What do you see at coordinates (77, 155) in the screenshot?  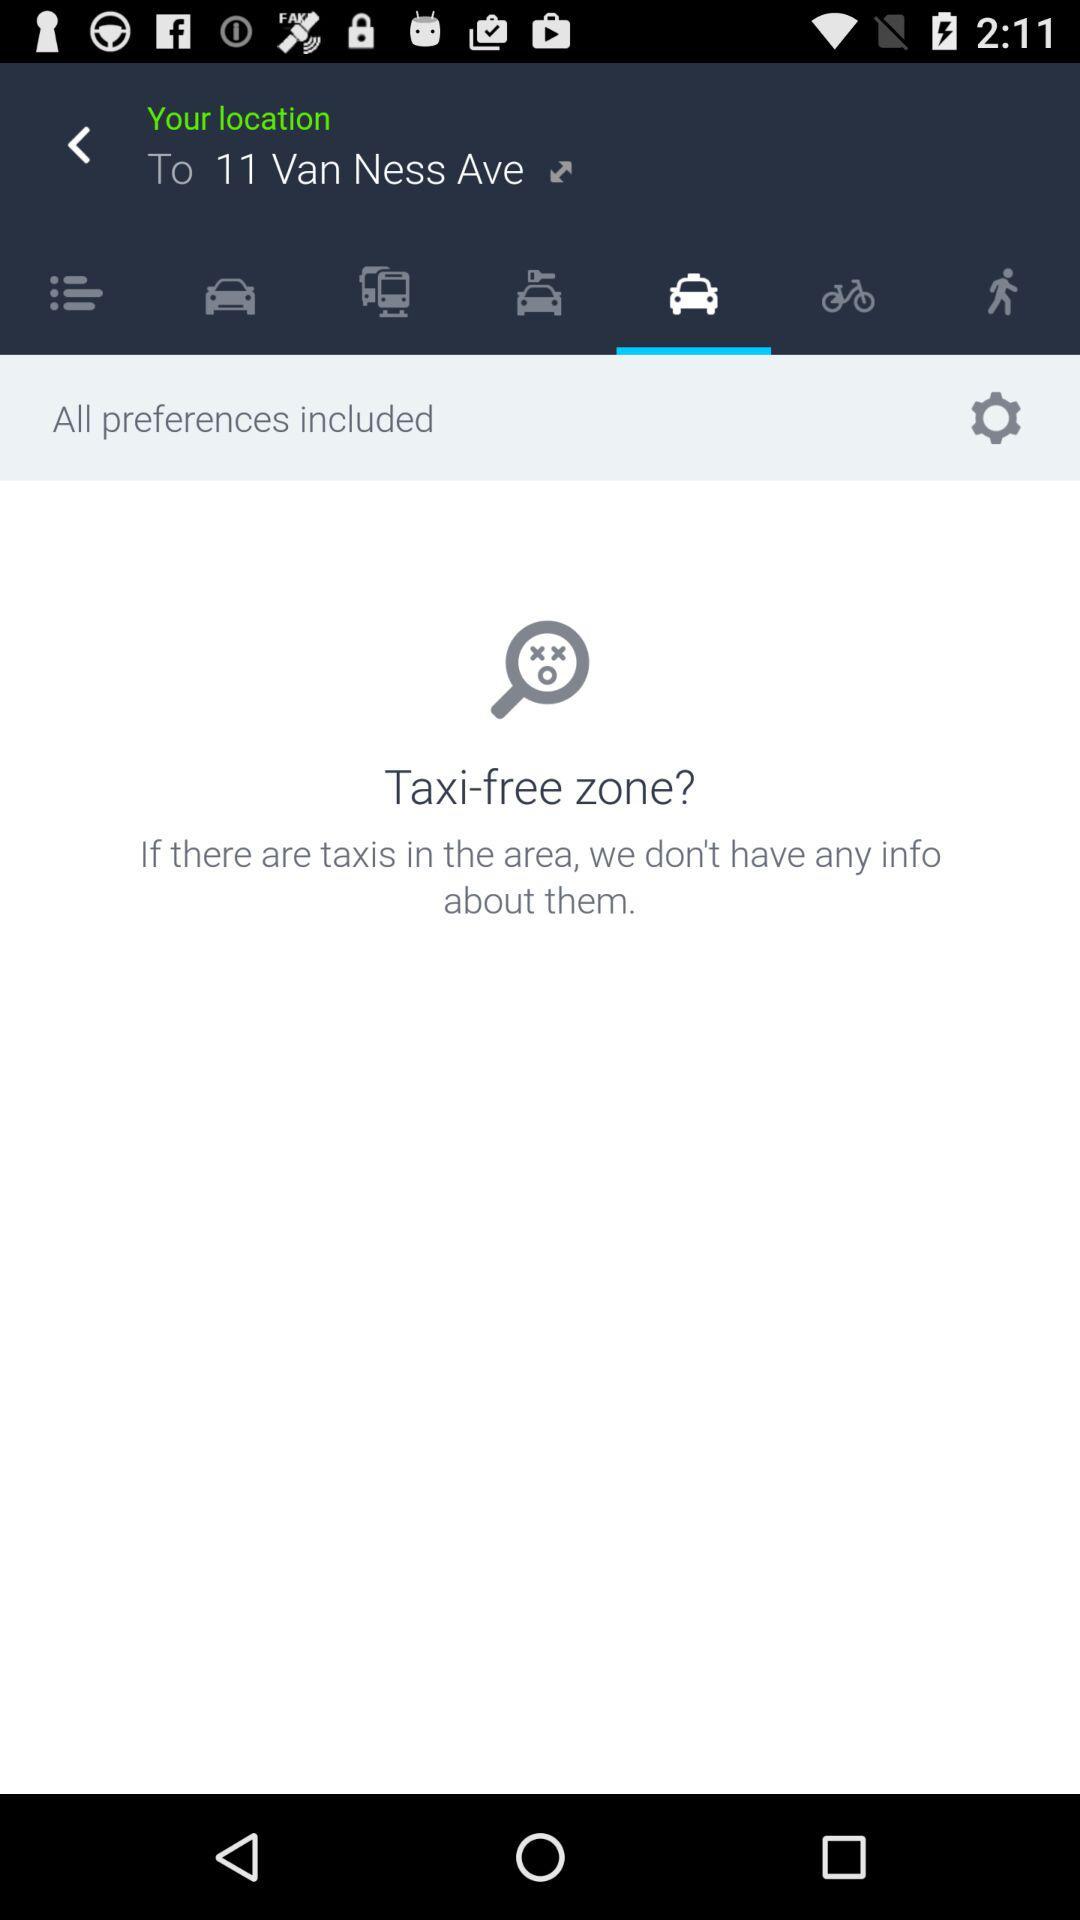 I see `the arrow_backward icon` at bounding box center [77, 155].